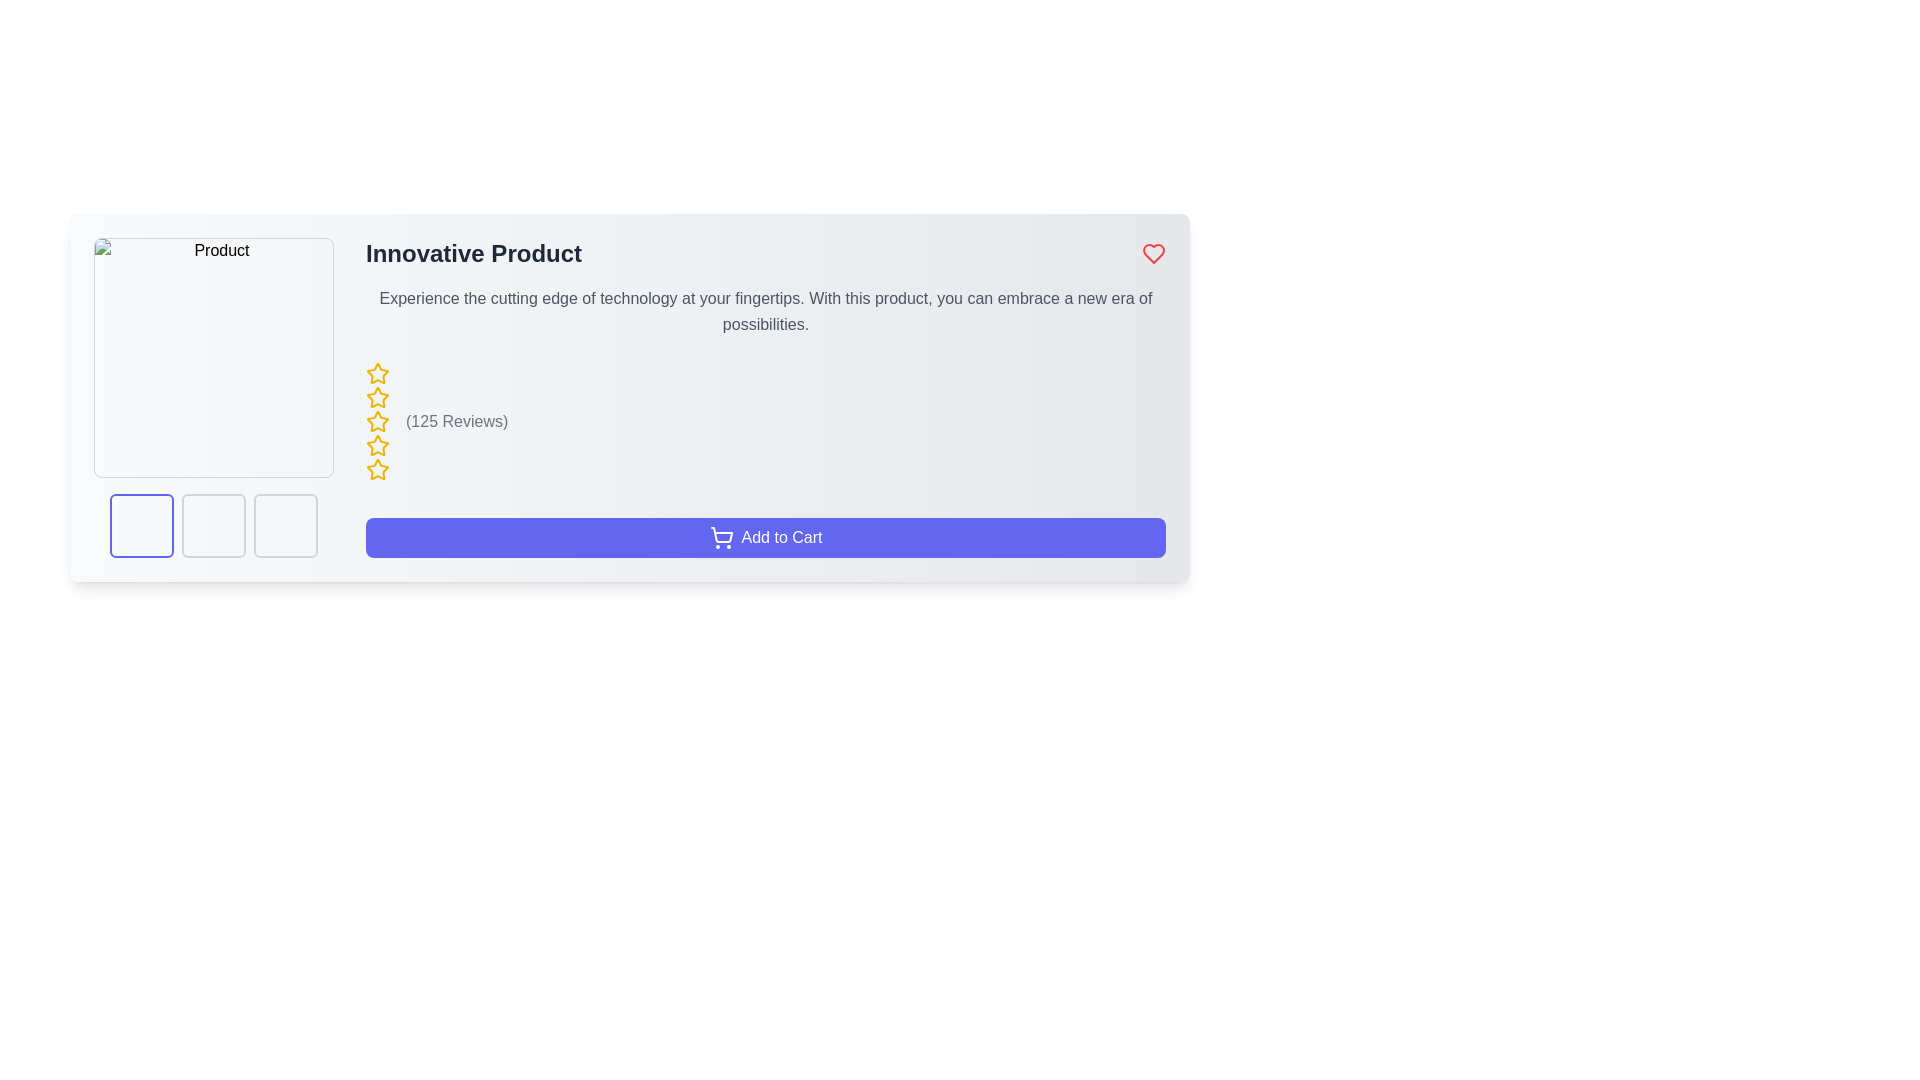 The width and height of the screenshot is (1920, 1080). Describe the element at coordinates (378, 373) in the screenshot. I see `the first golden star-shaped rating icon located below the 'Innovative Product' title` at that location.